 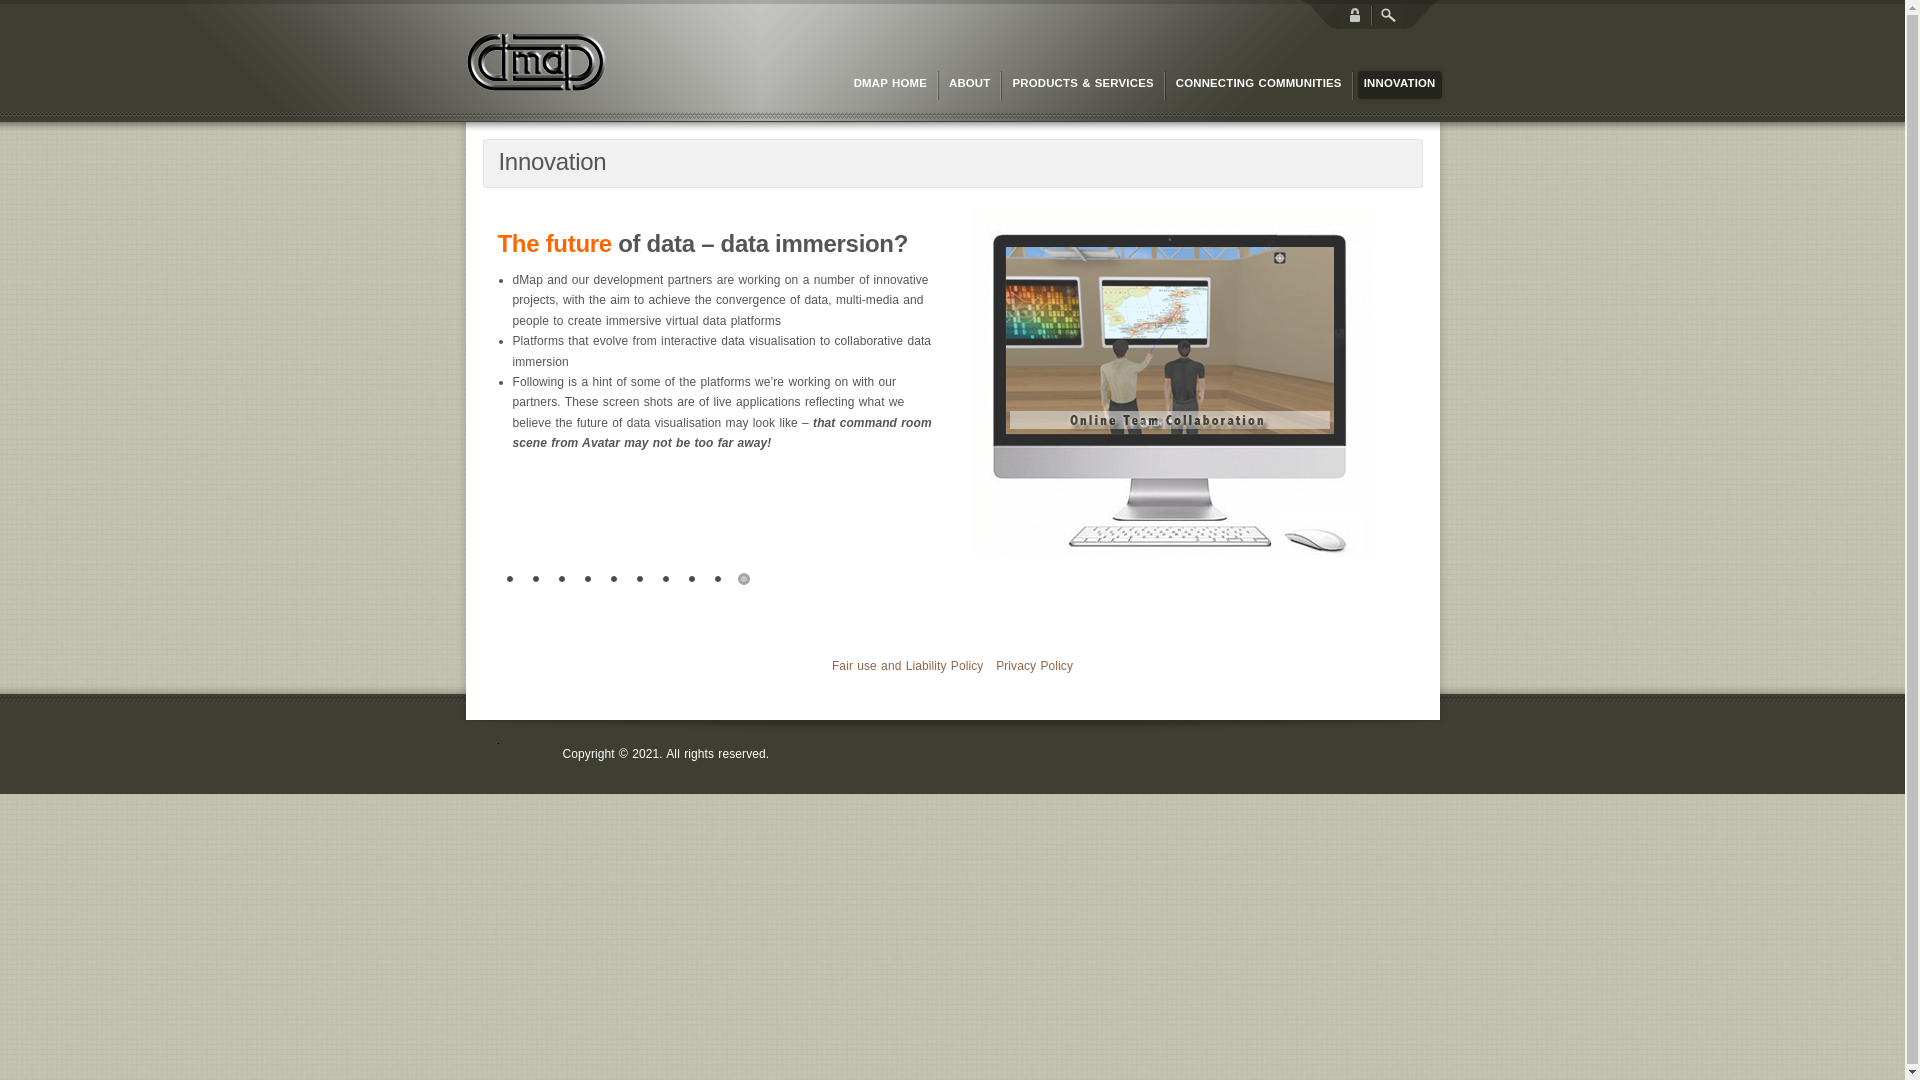 What do you see at coordinates (1358, 83) in the screenshot?
I see `'INNOVATION'` at bounding box center [1358, 83].